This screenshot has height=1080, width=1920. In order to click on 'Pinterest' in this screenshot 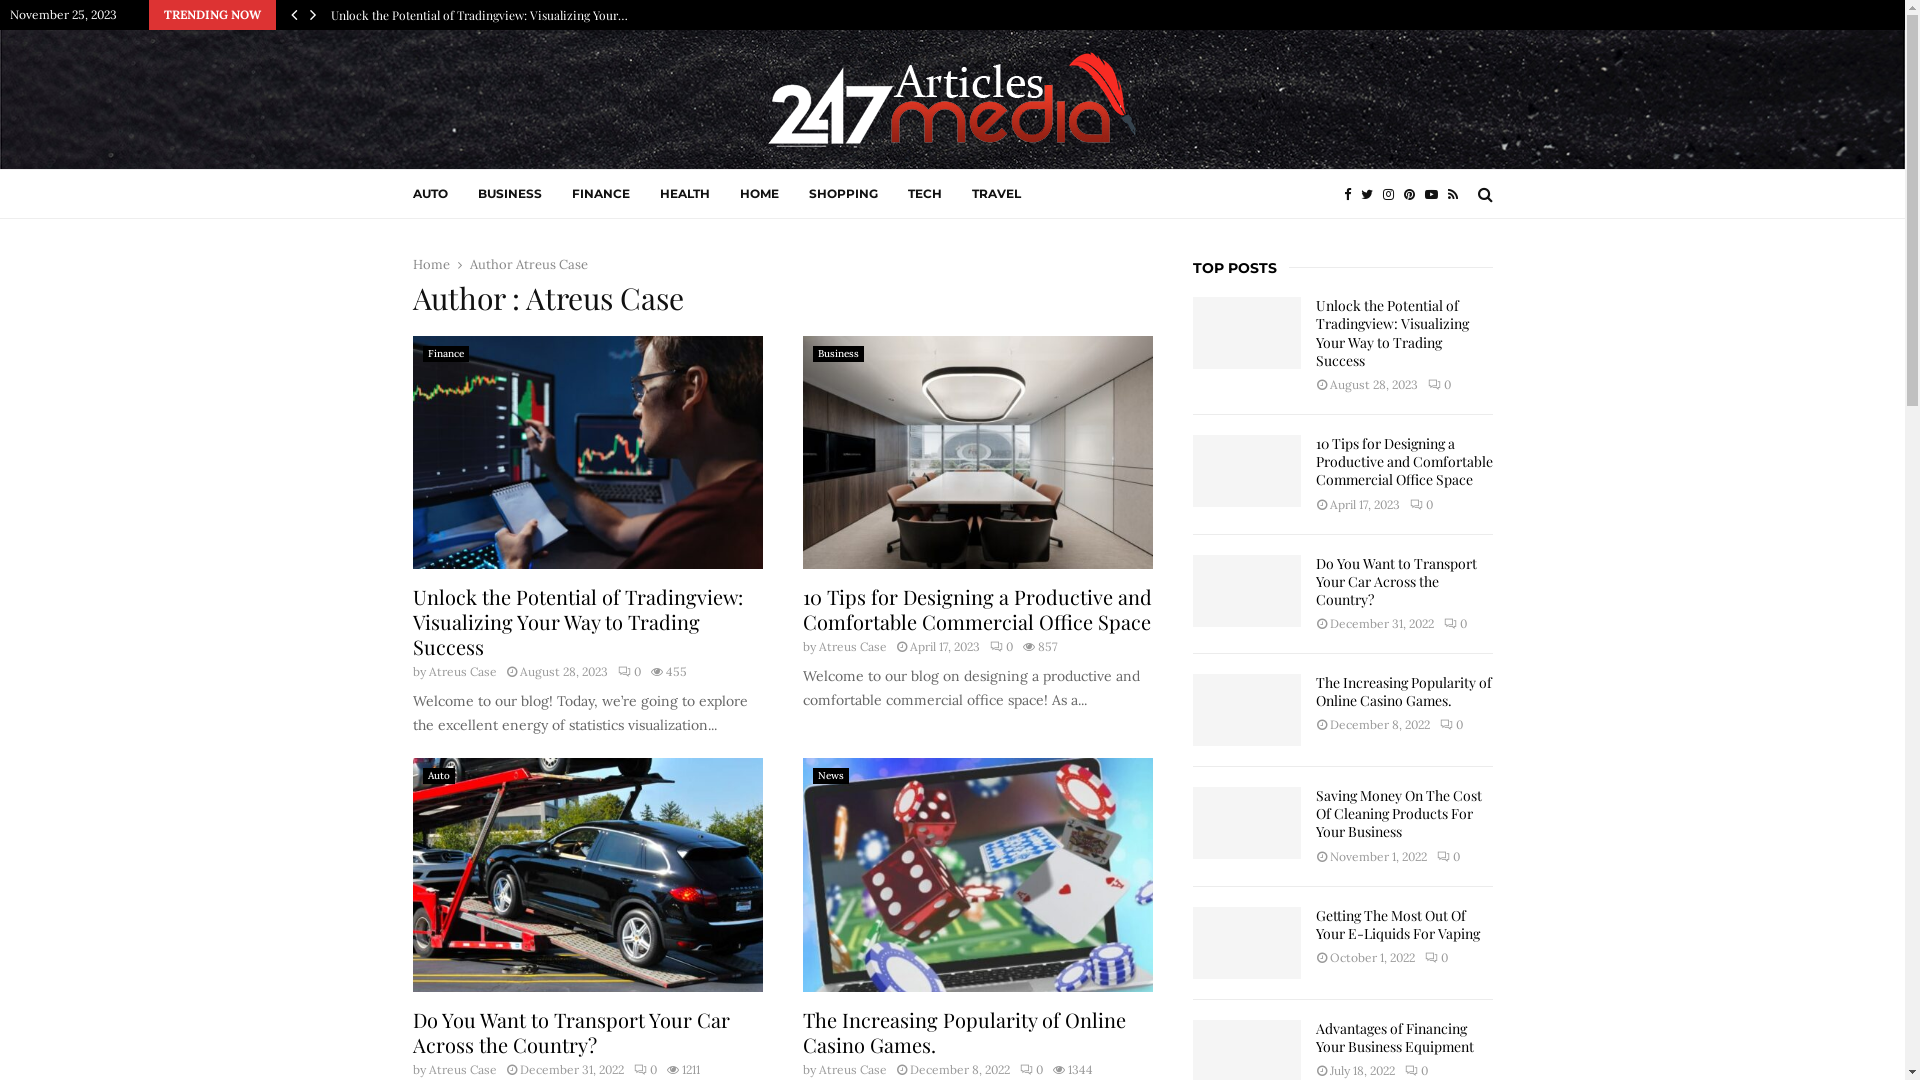, I will do `click(1413, 194)`.